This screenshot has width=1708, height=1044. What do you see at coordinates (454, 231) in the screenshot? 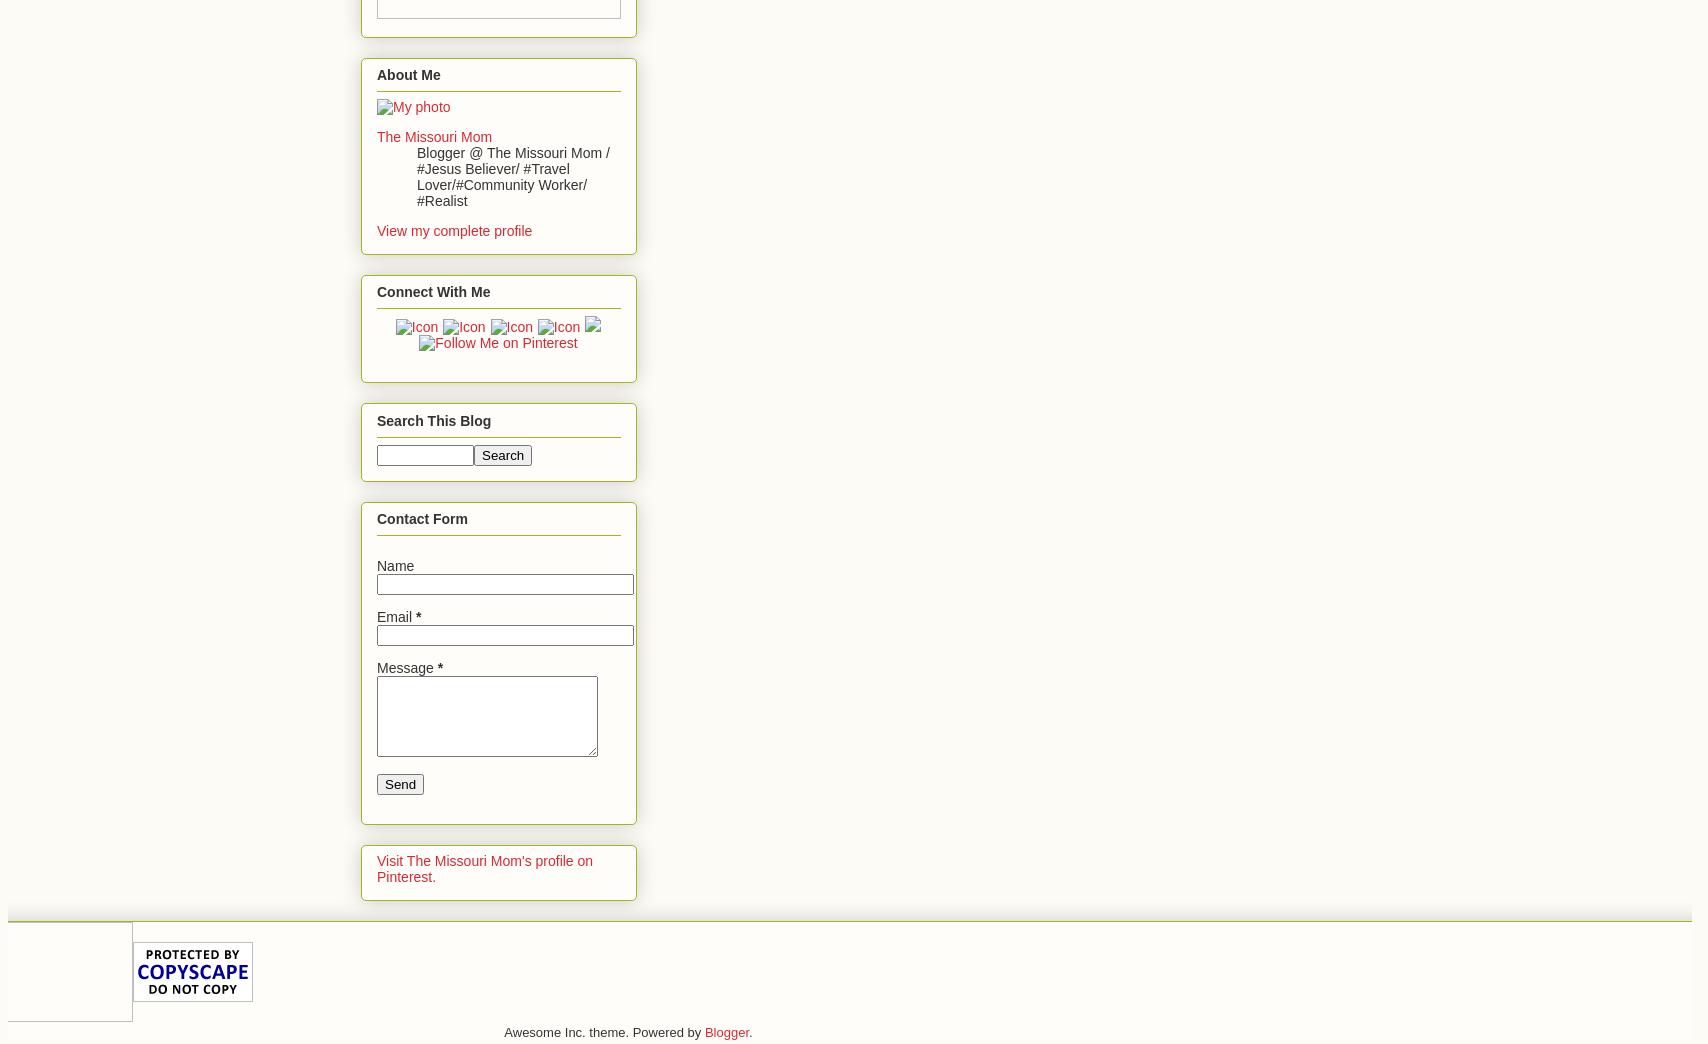
I see `'View my complete profile'` at bounding box center [454, 231].